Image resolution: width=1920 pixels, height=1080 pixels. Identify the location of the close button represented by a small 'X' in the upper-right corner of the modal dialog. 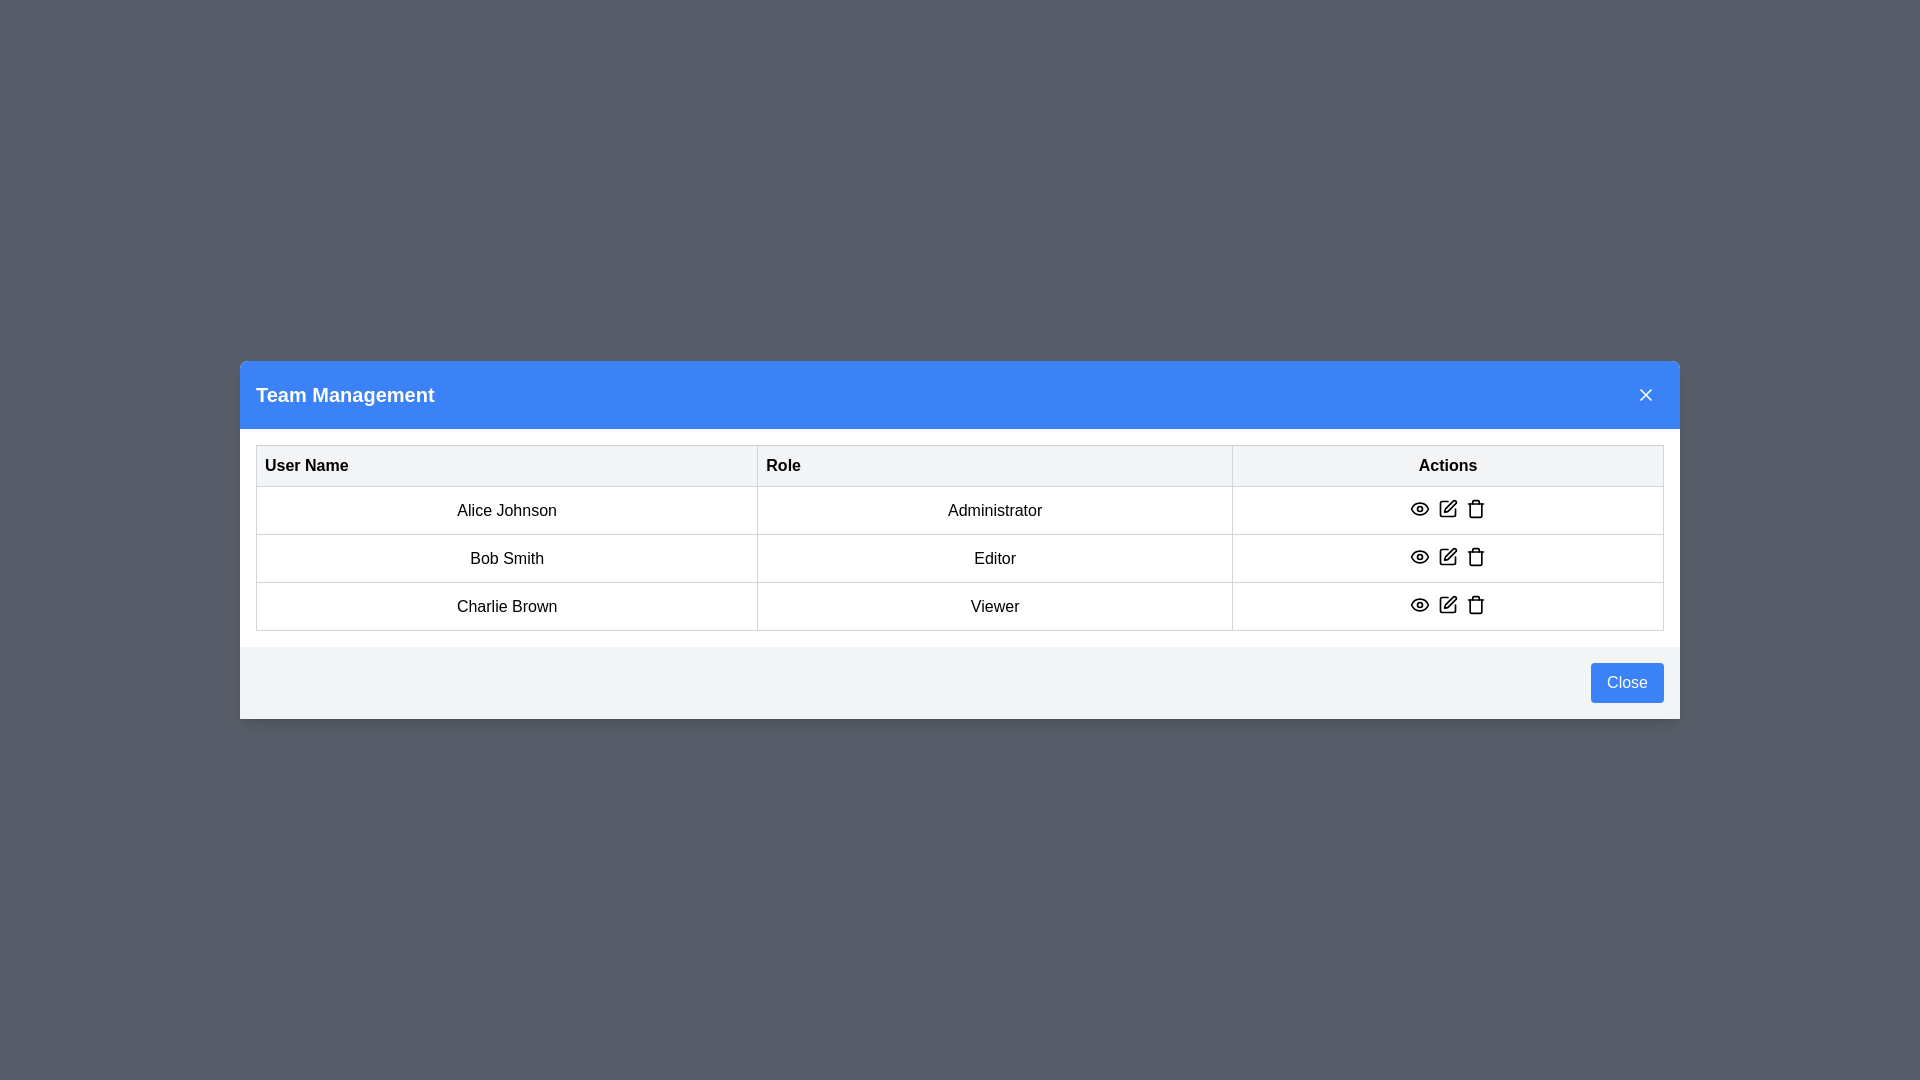
(1646, 394).